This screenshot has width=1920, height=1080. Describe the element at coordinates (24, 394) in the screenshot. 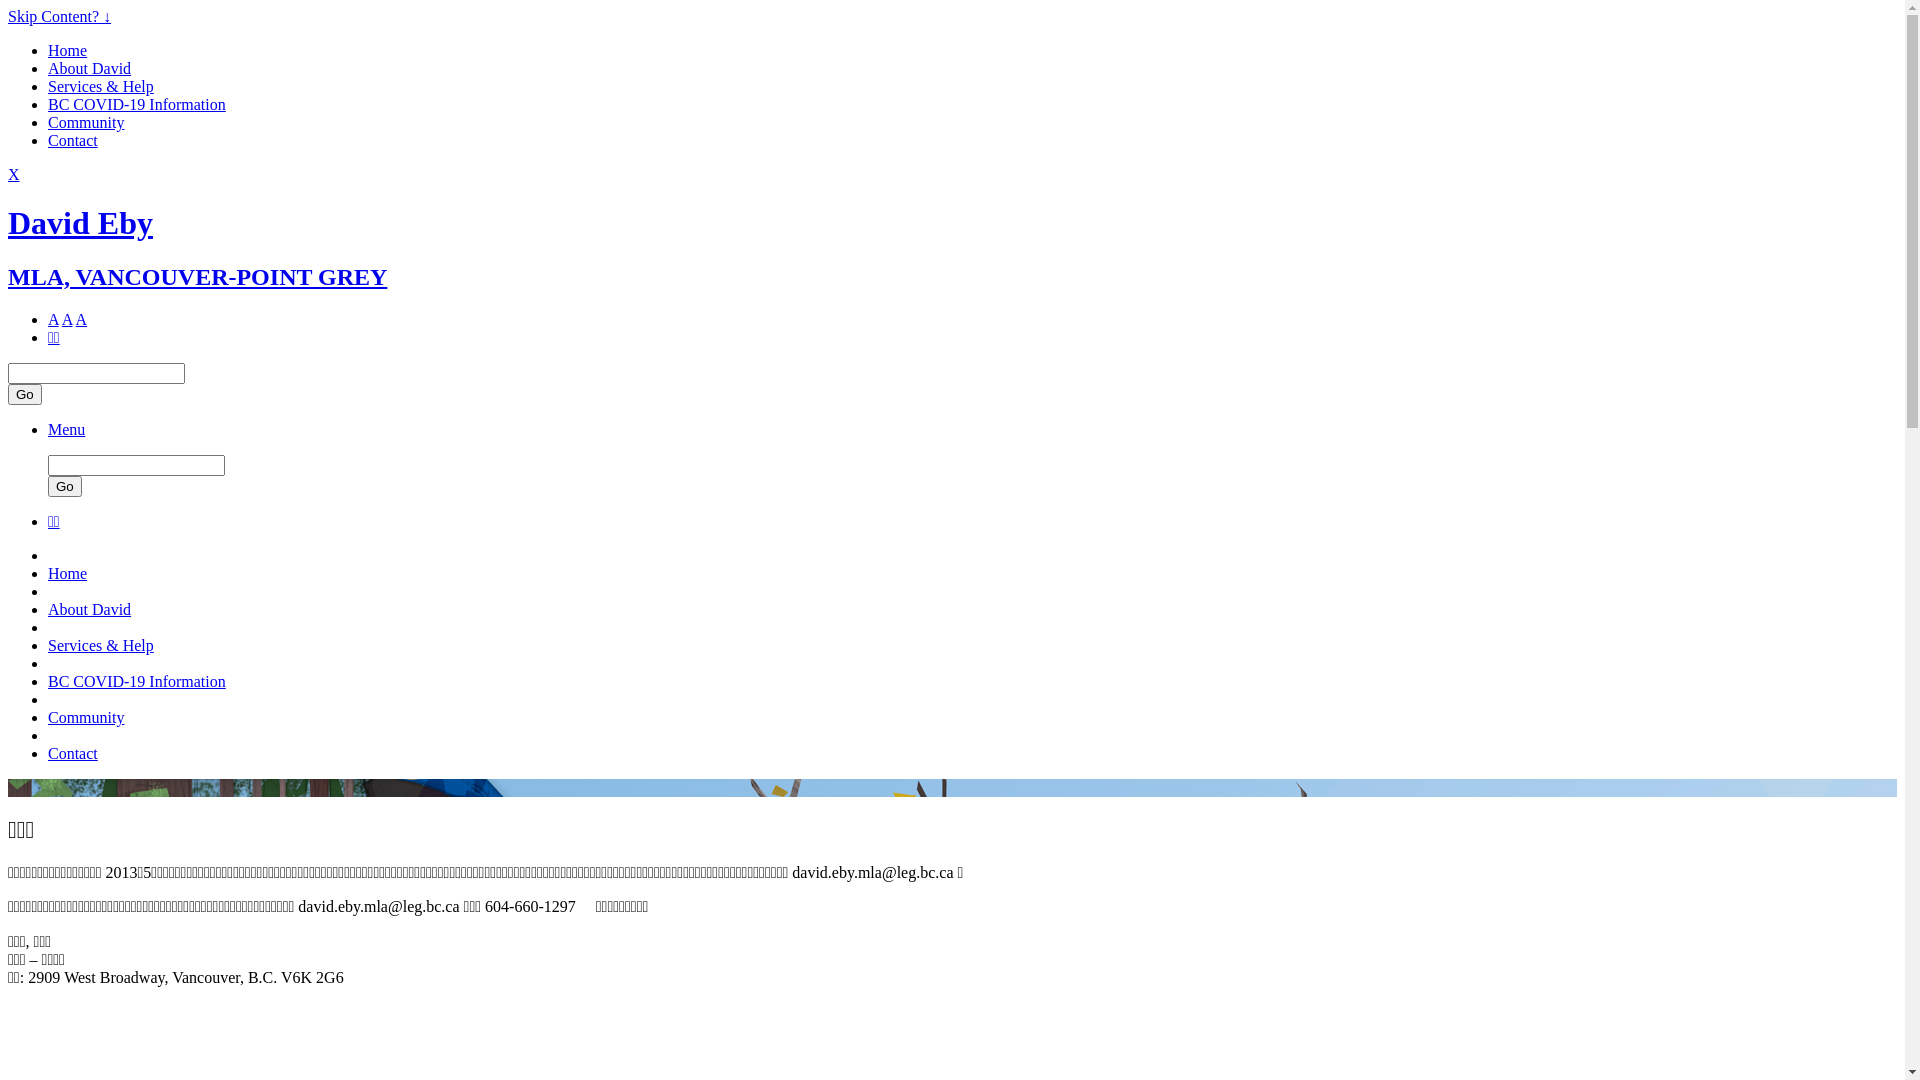

I see `'Go'` at that location.